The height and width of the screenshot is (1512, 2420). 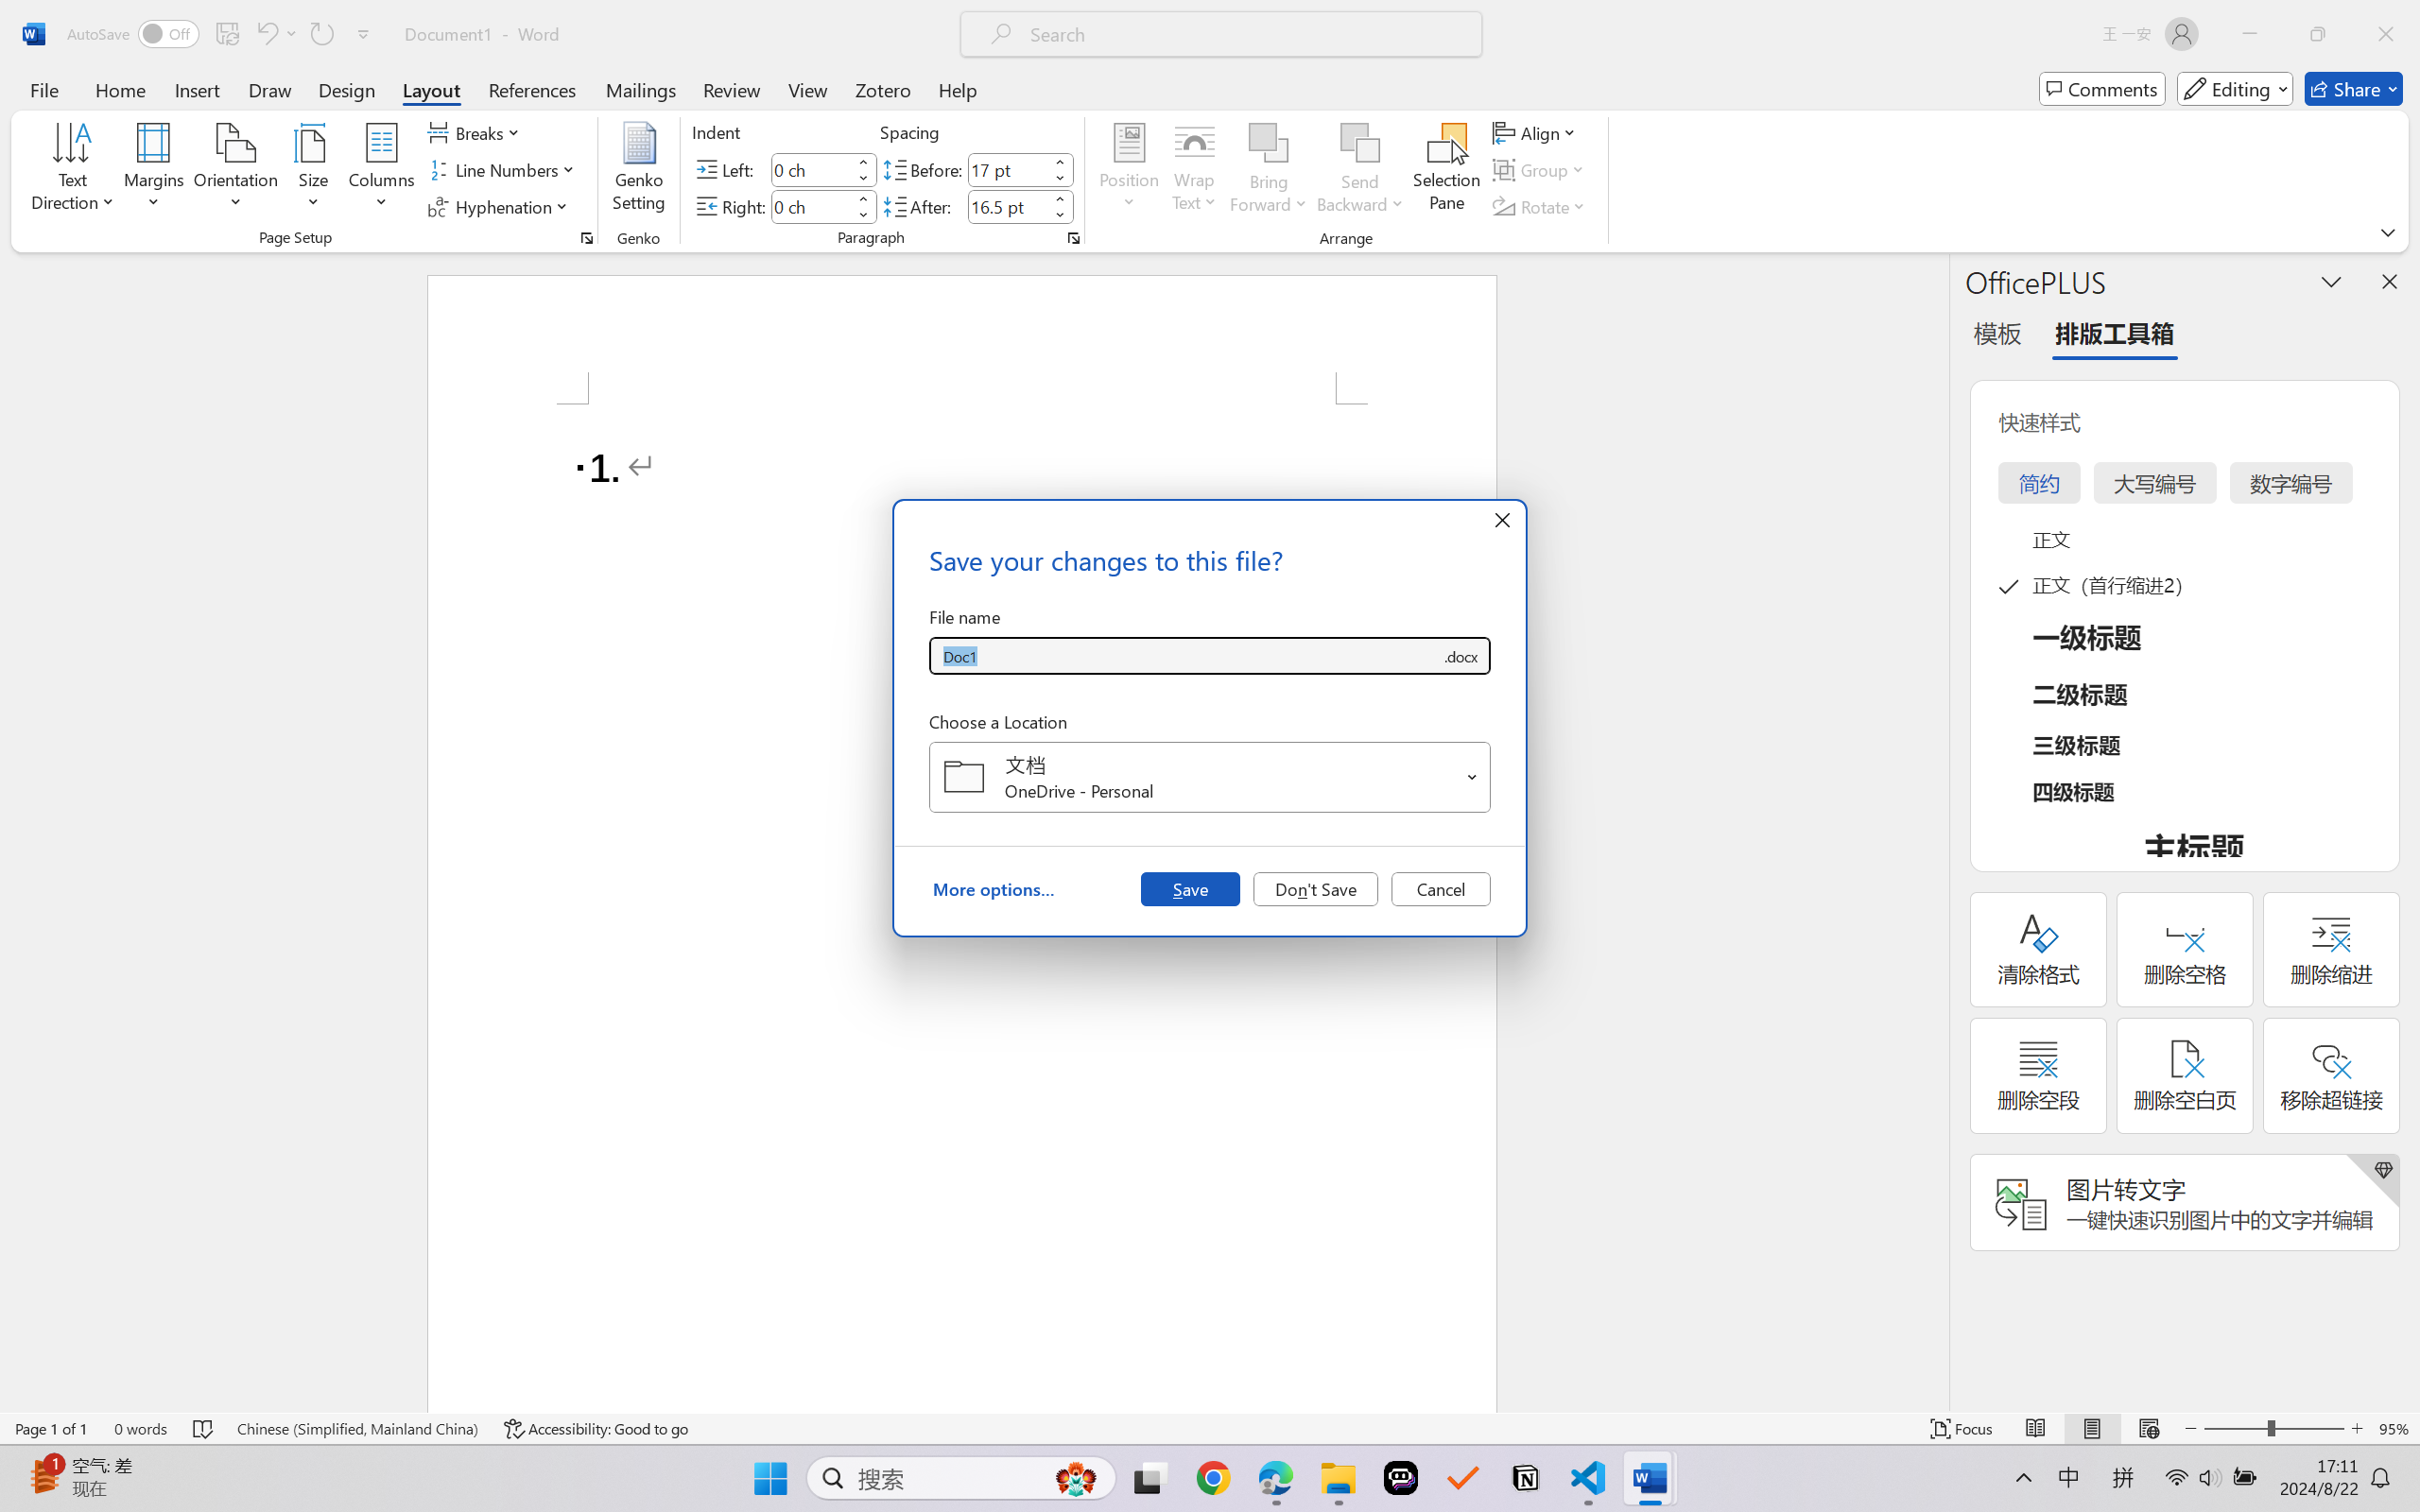 What do you see at coordinates (1184, 656) in the screenshot?
I see `'File name'` at bounding box center [1184, 656].